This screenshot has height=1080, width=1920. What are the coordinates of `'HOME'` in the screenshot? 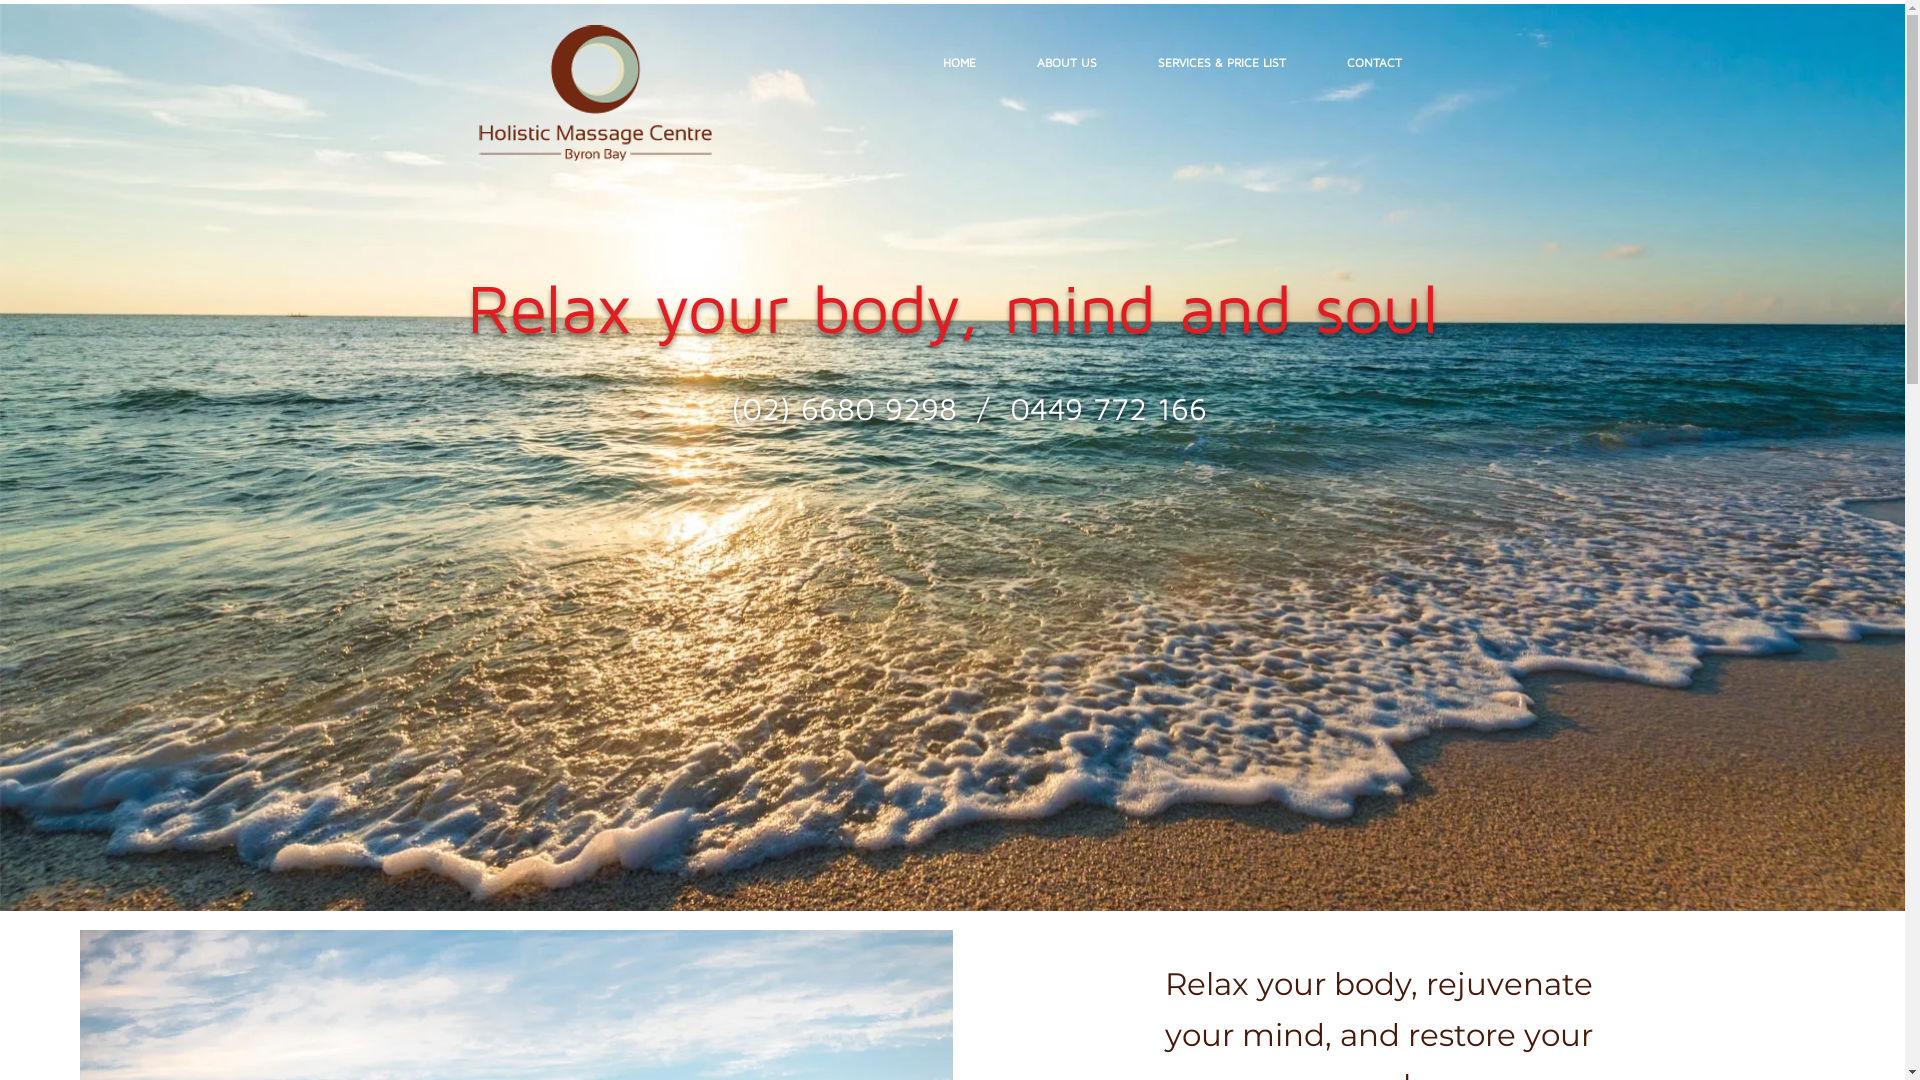 It's located at (958, 61).